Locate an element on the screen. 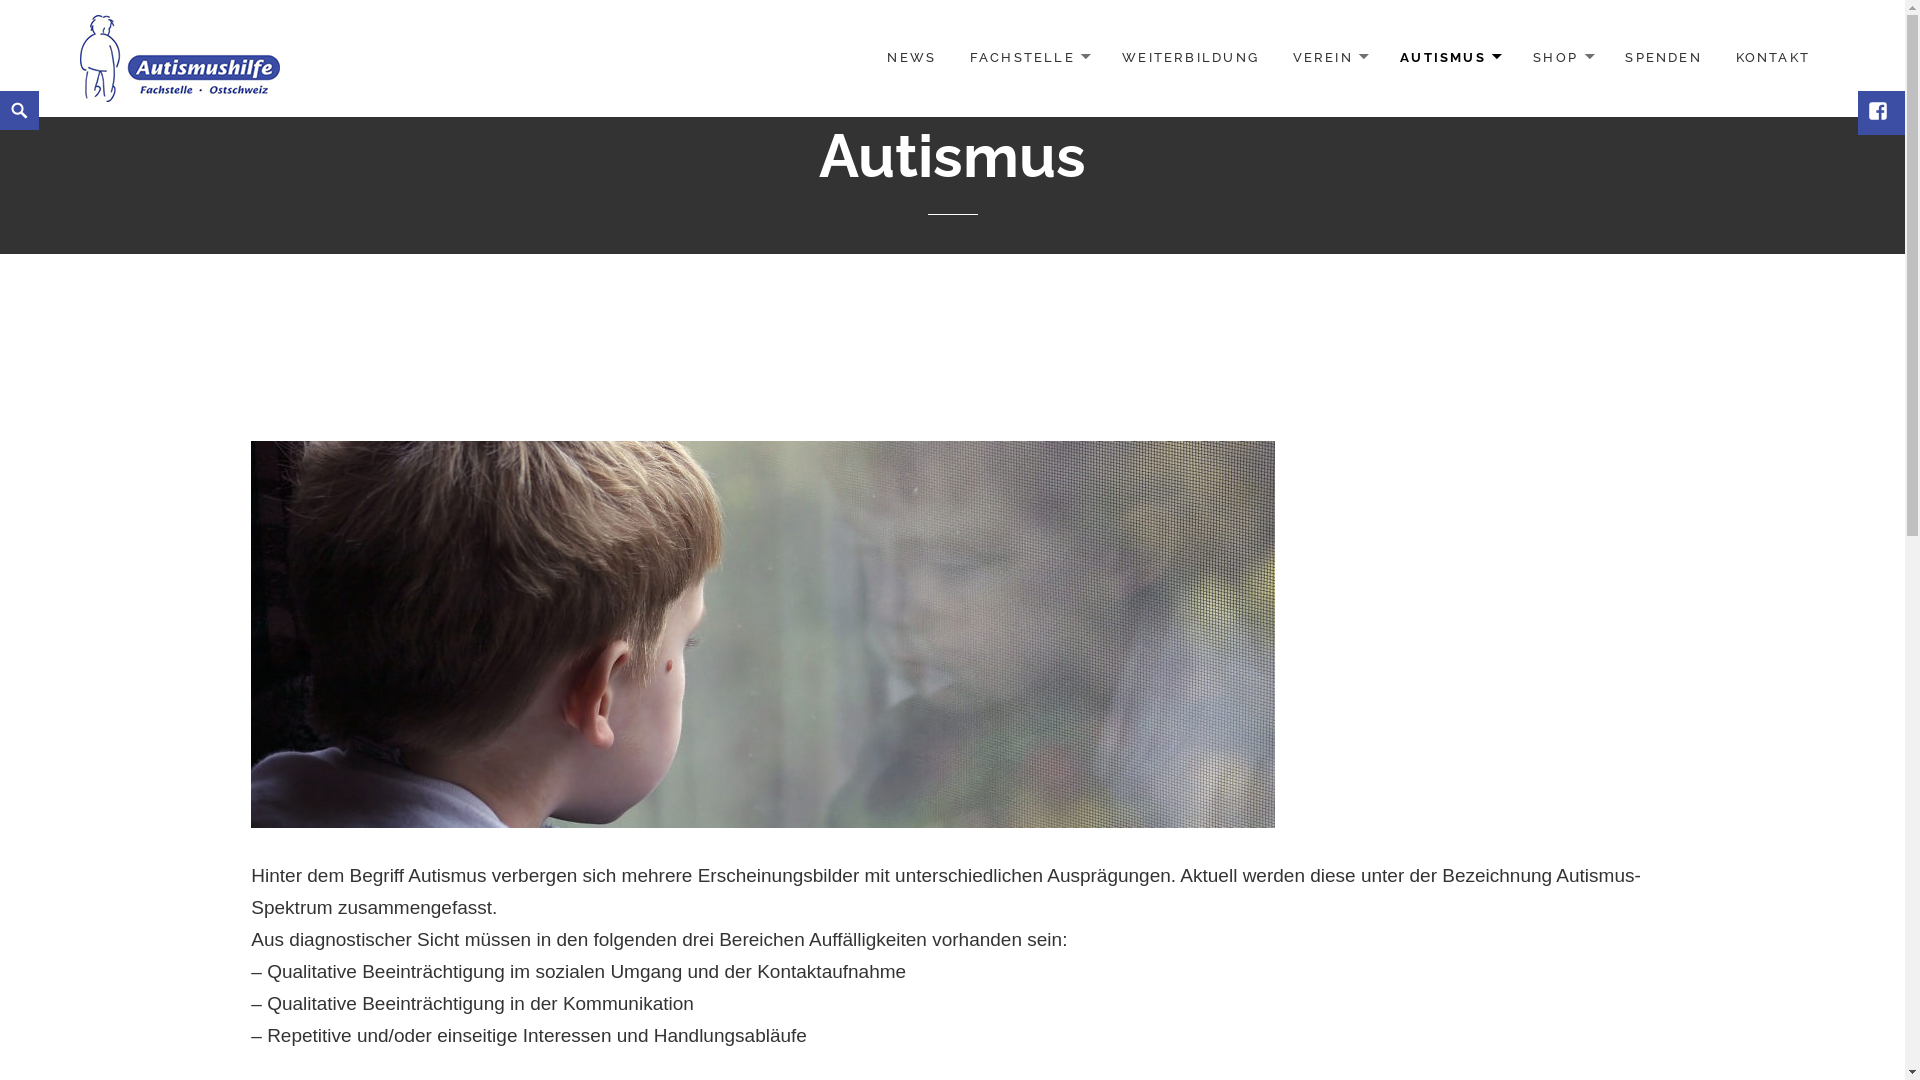 Image resolution: width=1920 pixels, height=1080 pixels. 'Facebook' is located at coordinates (1879, 112).